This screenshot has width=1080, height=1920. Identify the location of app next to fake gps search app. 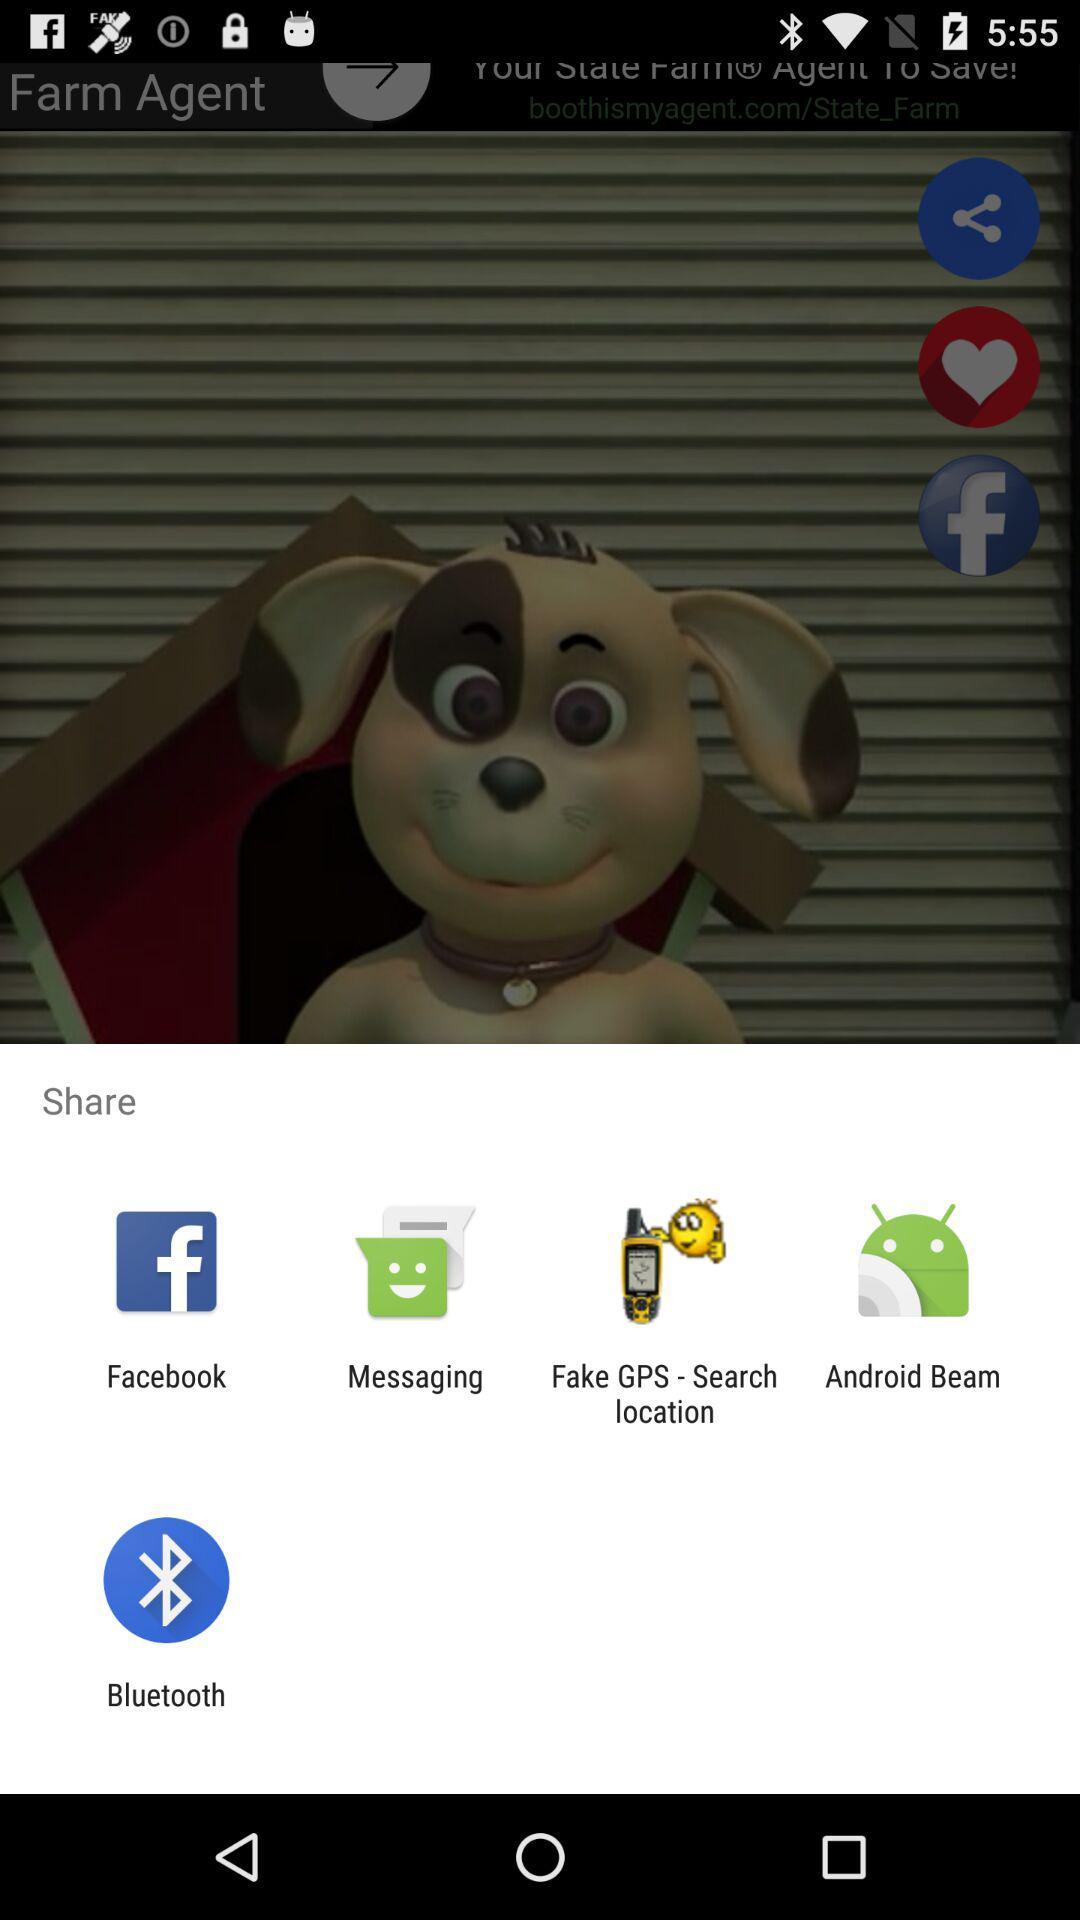
(913, 1392).